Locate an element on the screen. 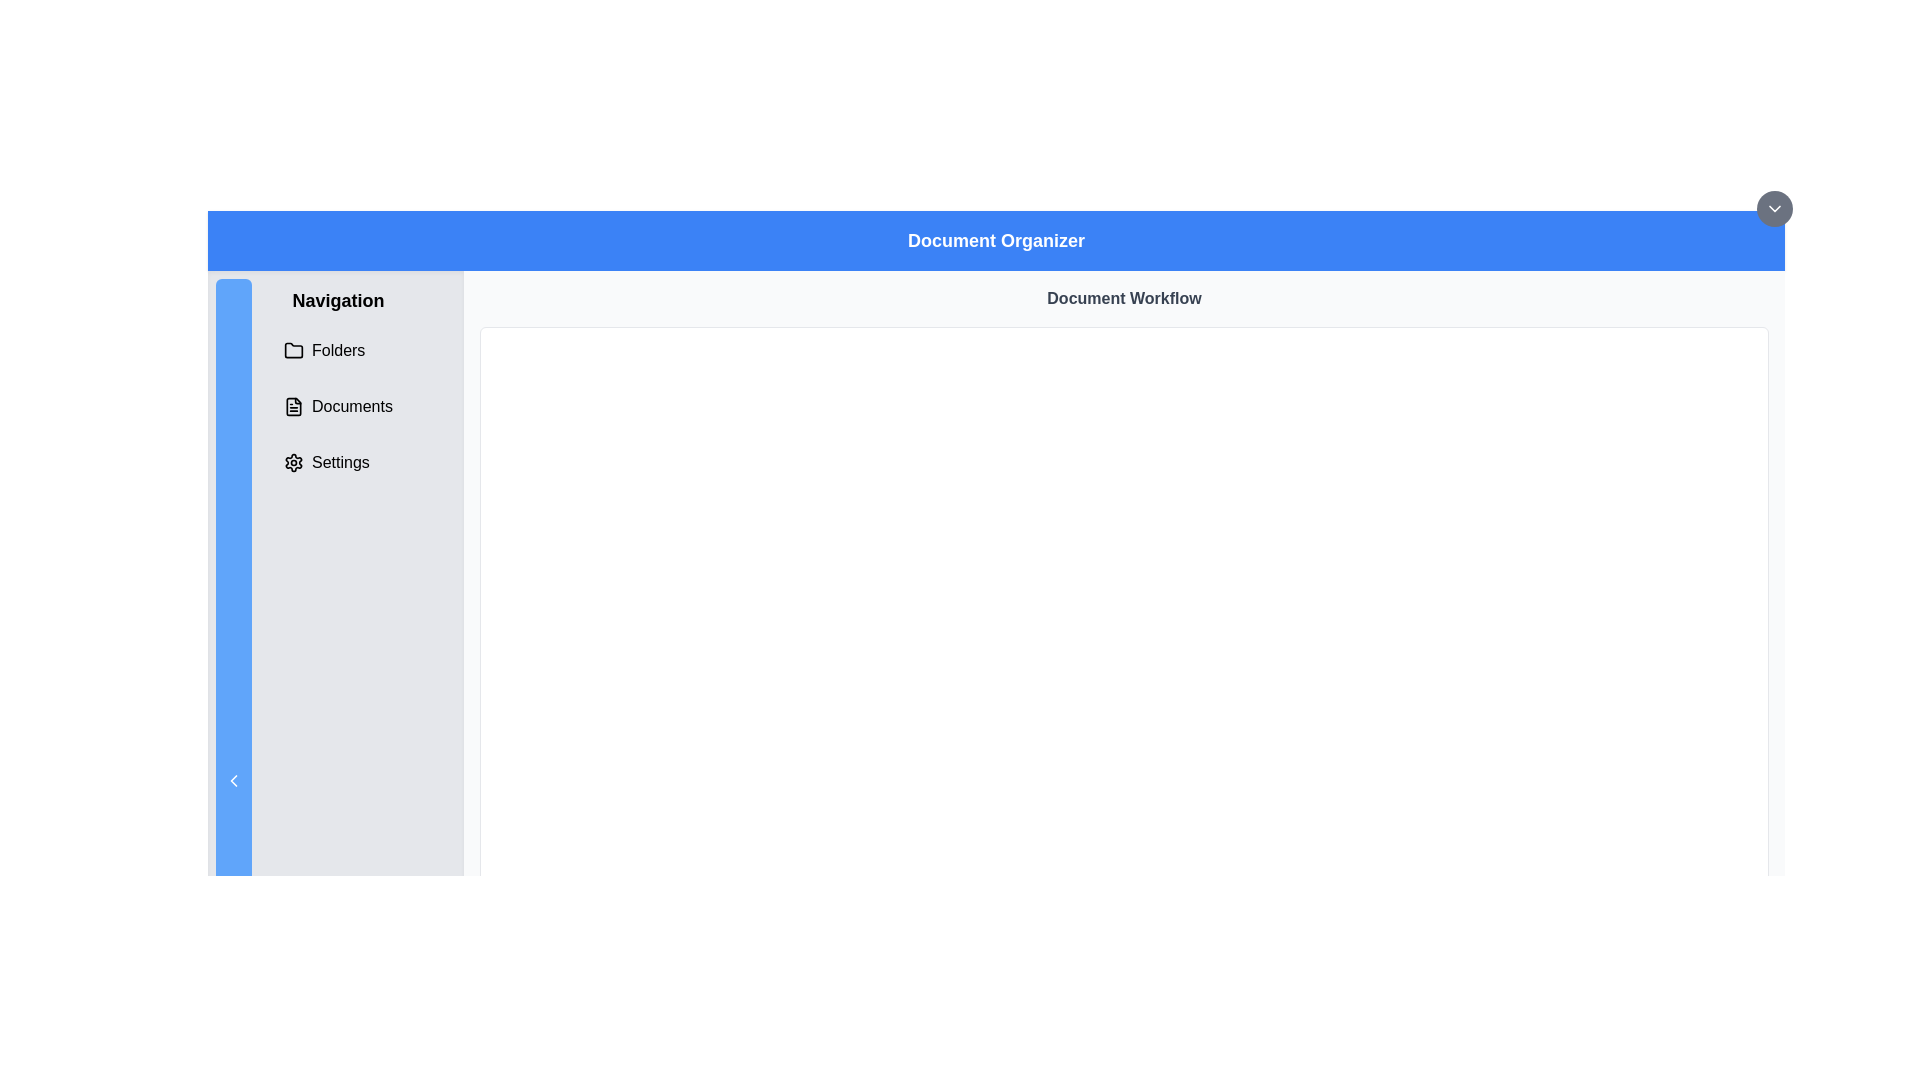  the SVG icon serving as a visual identifier for the 'Folders' navigation option located in the left navigation bar is located at coordinates (292, 349).